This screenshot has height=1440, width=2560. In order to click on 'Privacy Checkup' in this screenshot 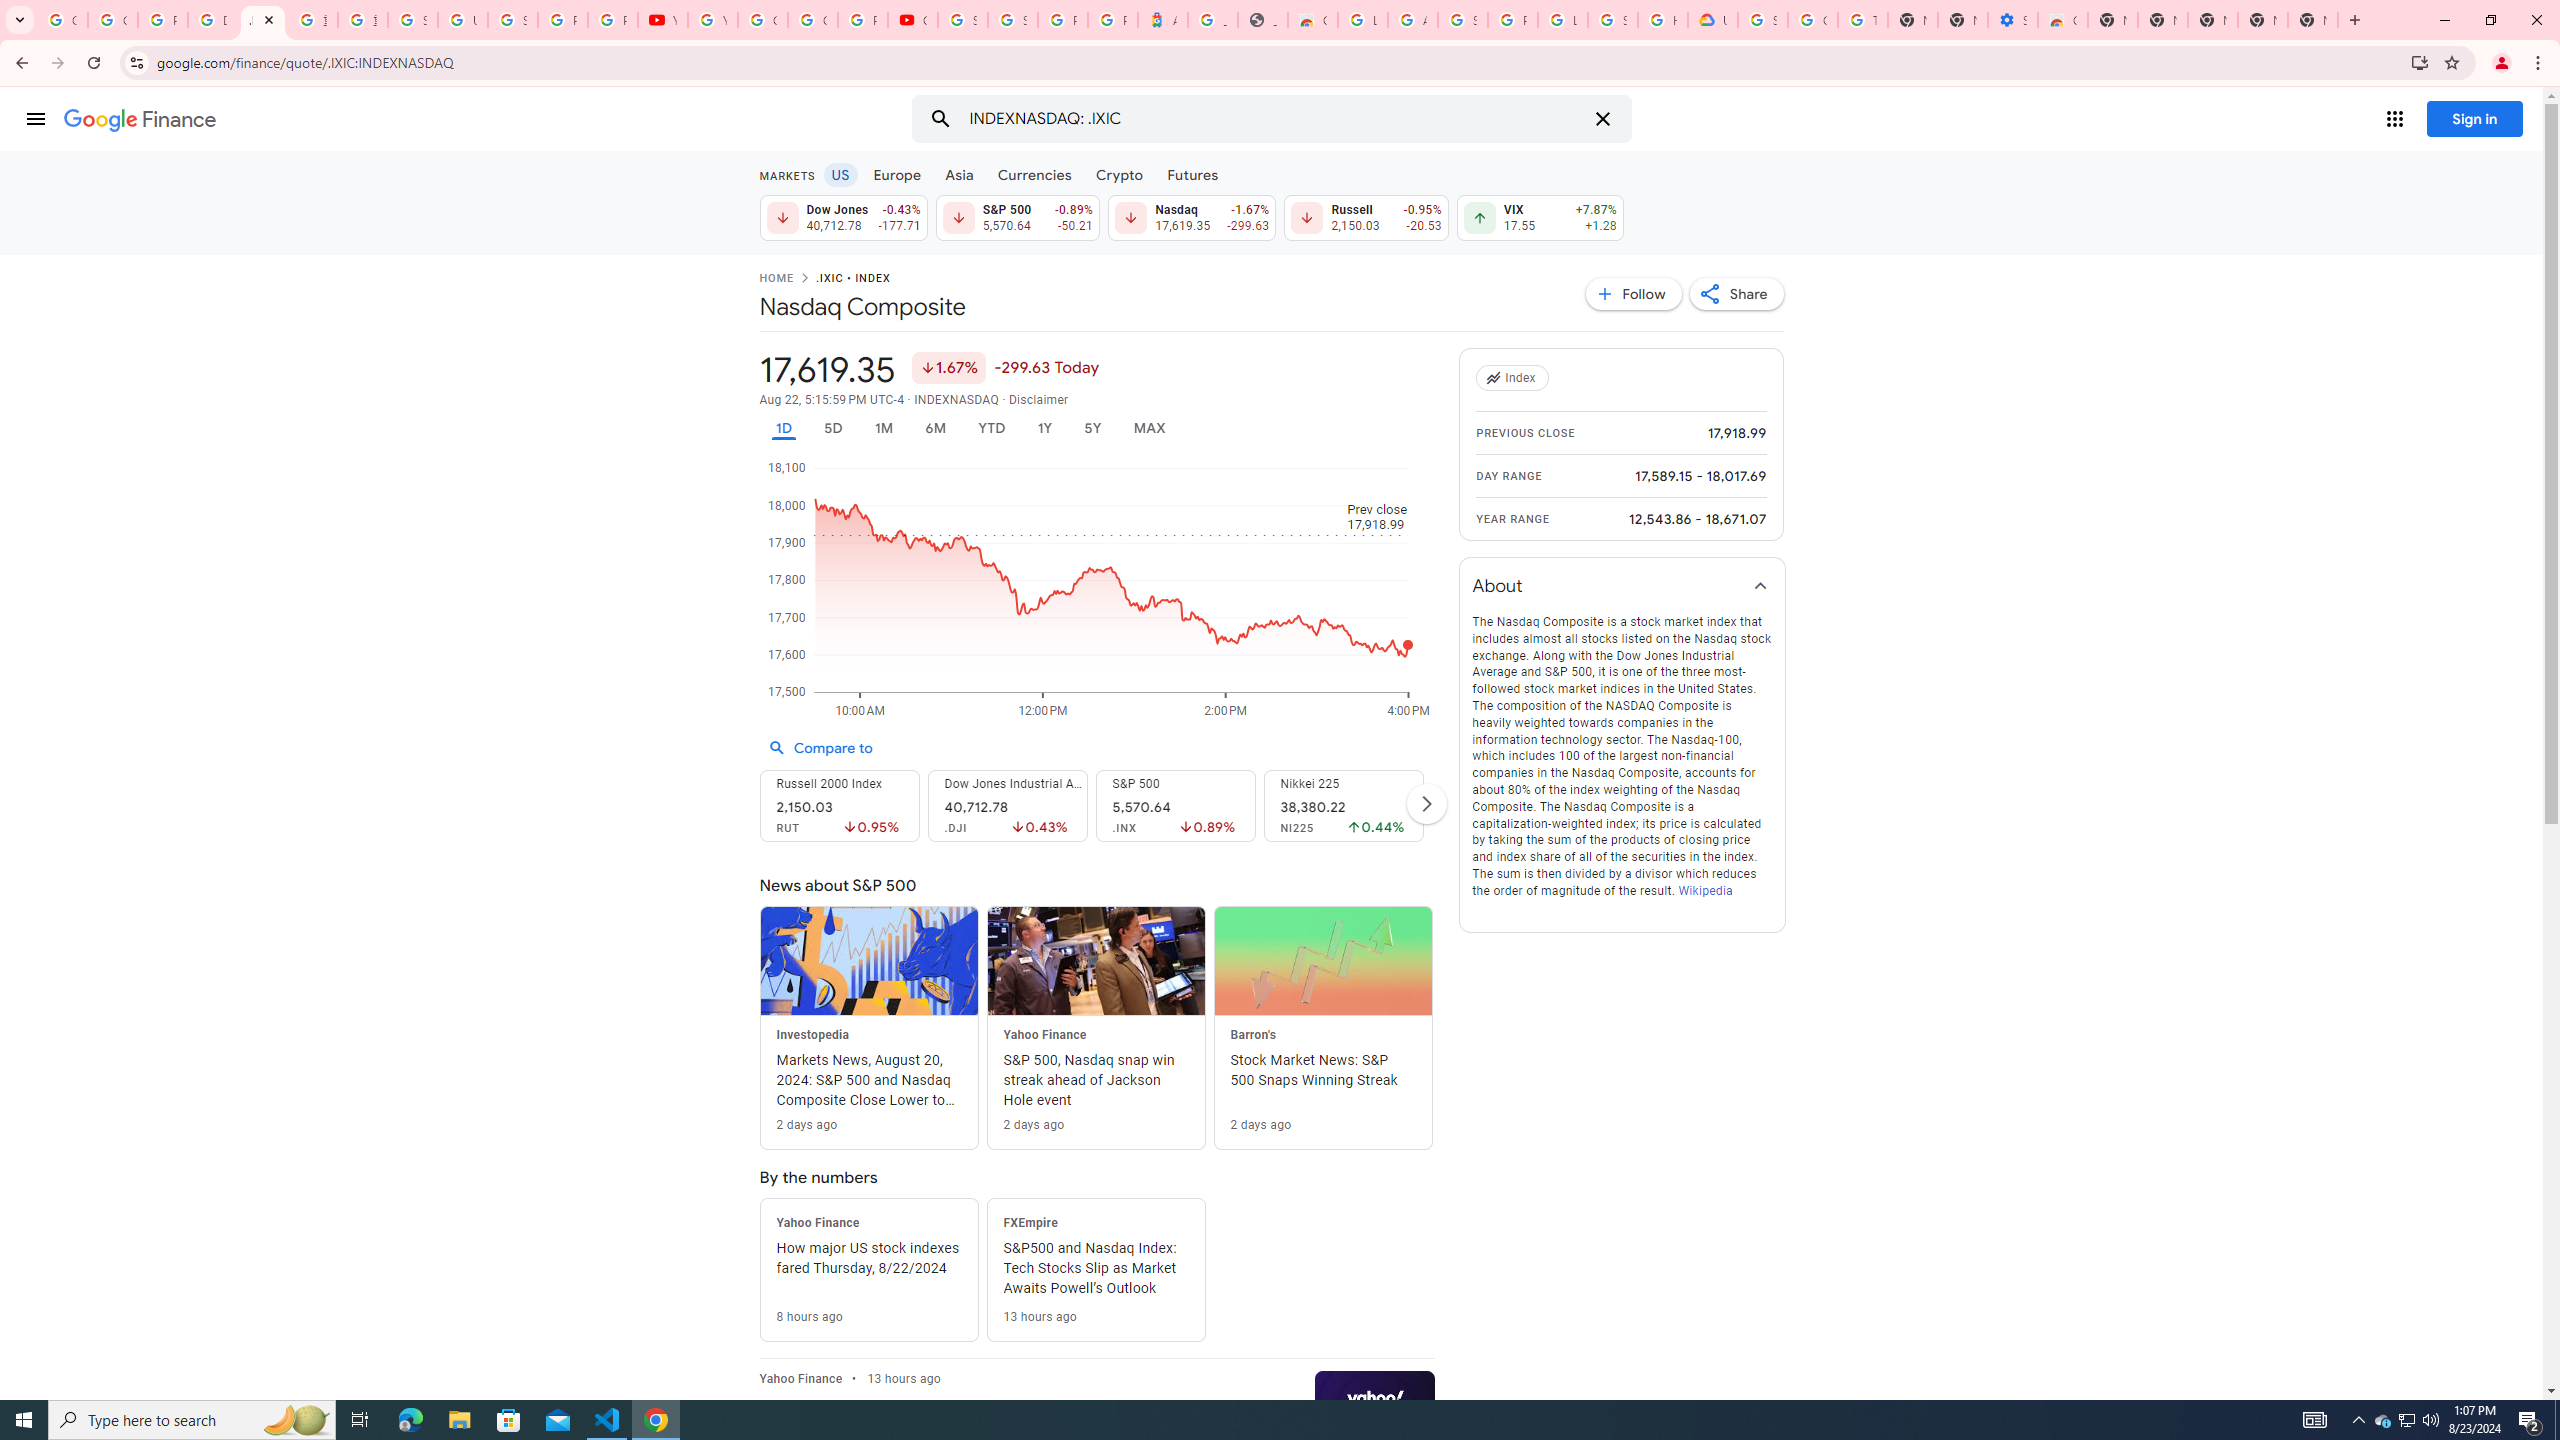, I will do `click(612, 19)`.